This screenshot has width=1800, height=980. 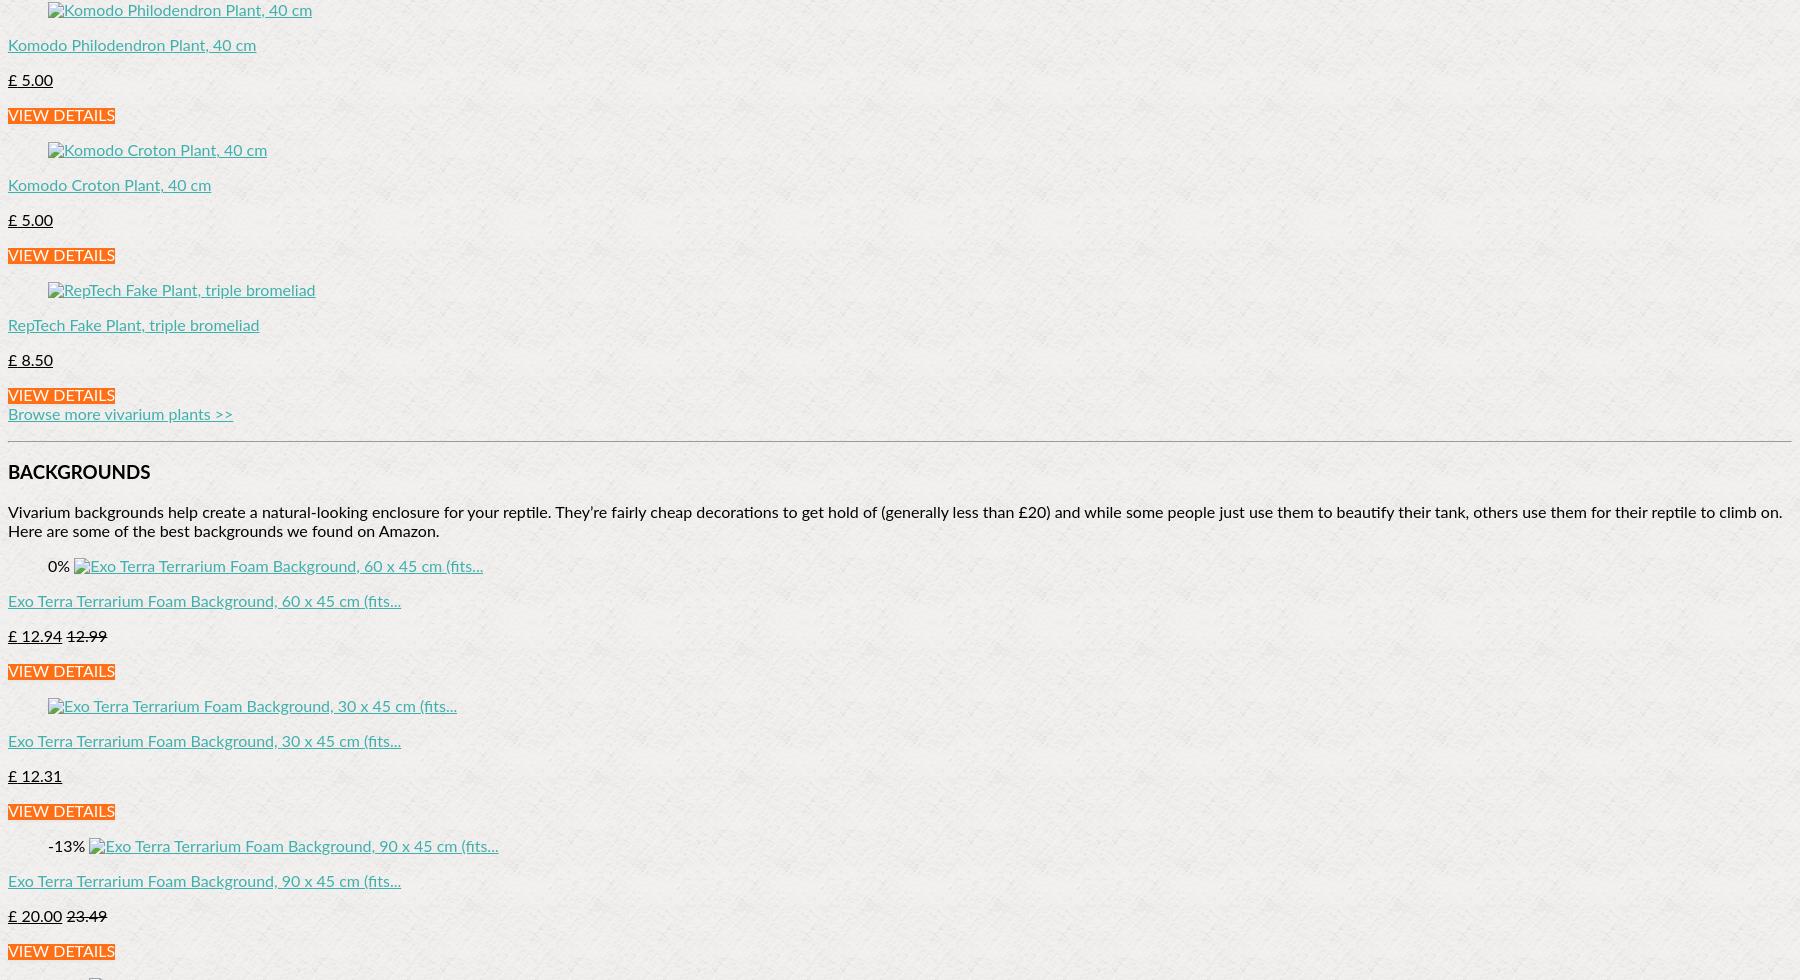 I want to click on '12.94', so click(x=38, y=636).